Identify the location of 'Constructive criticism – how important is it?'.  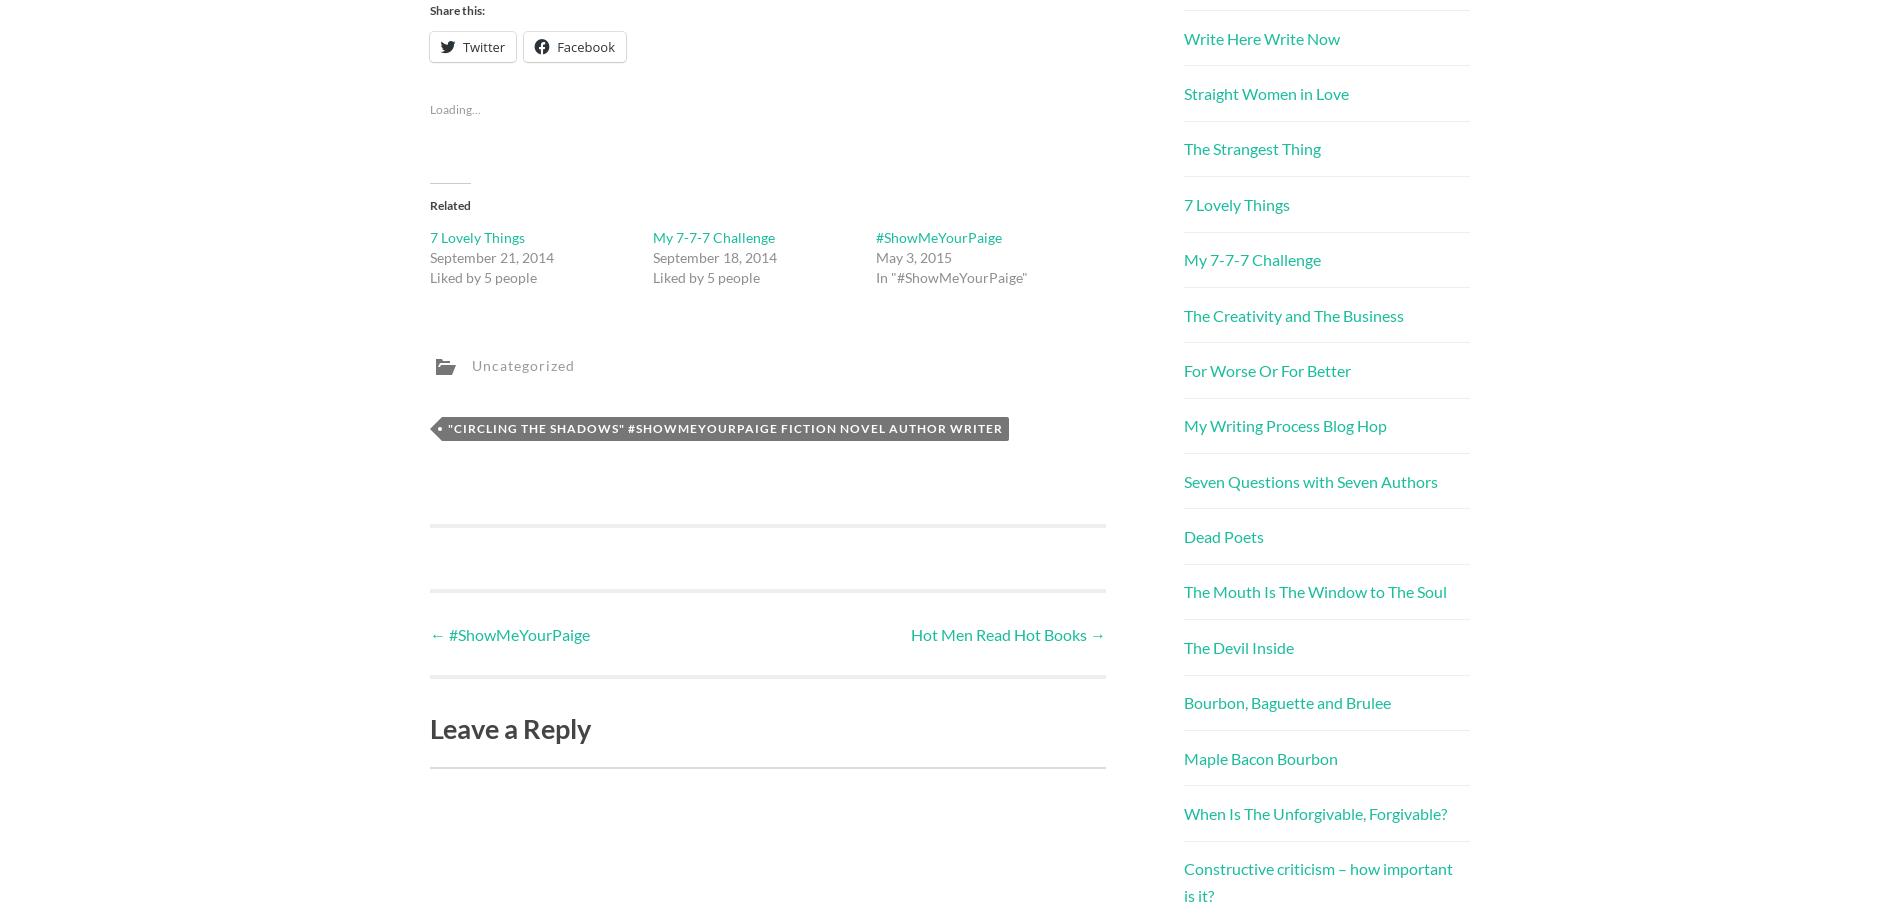
(1317, 881).